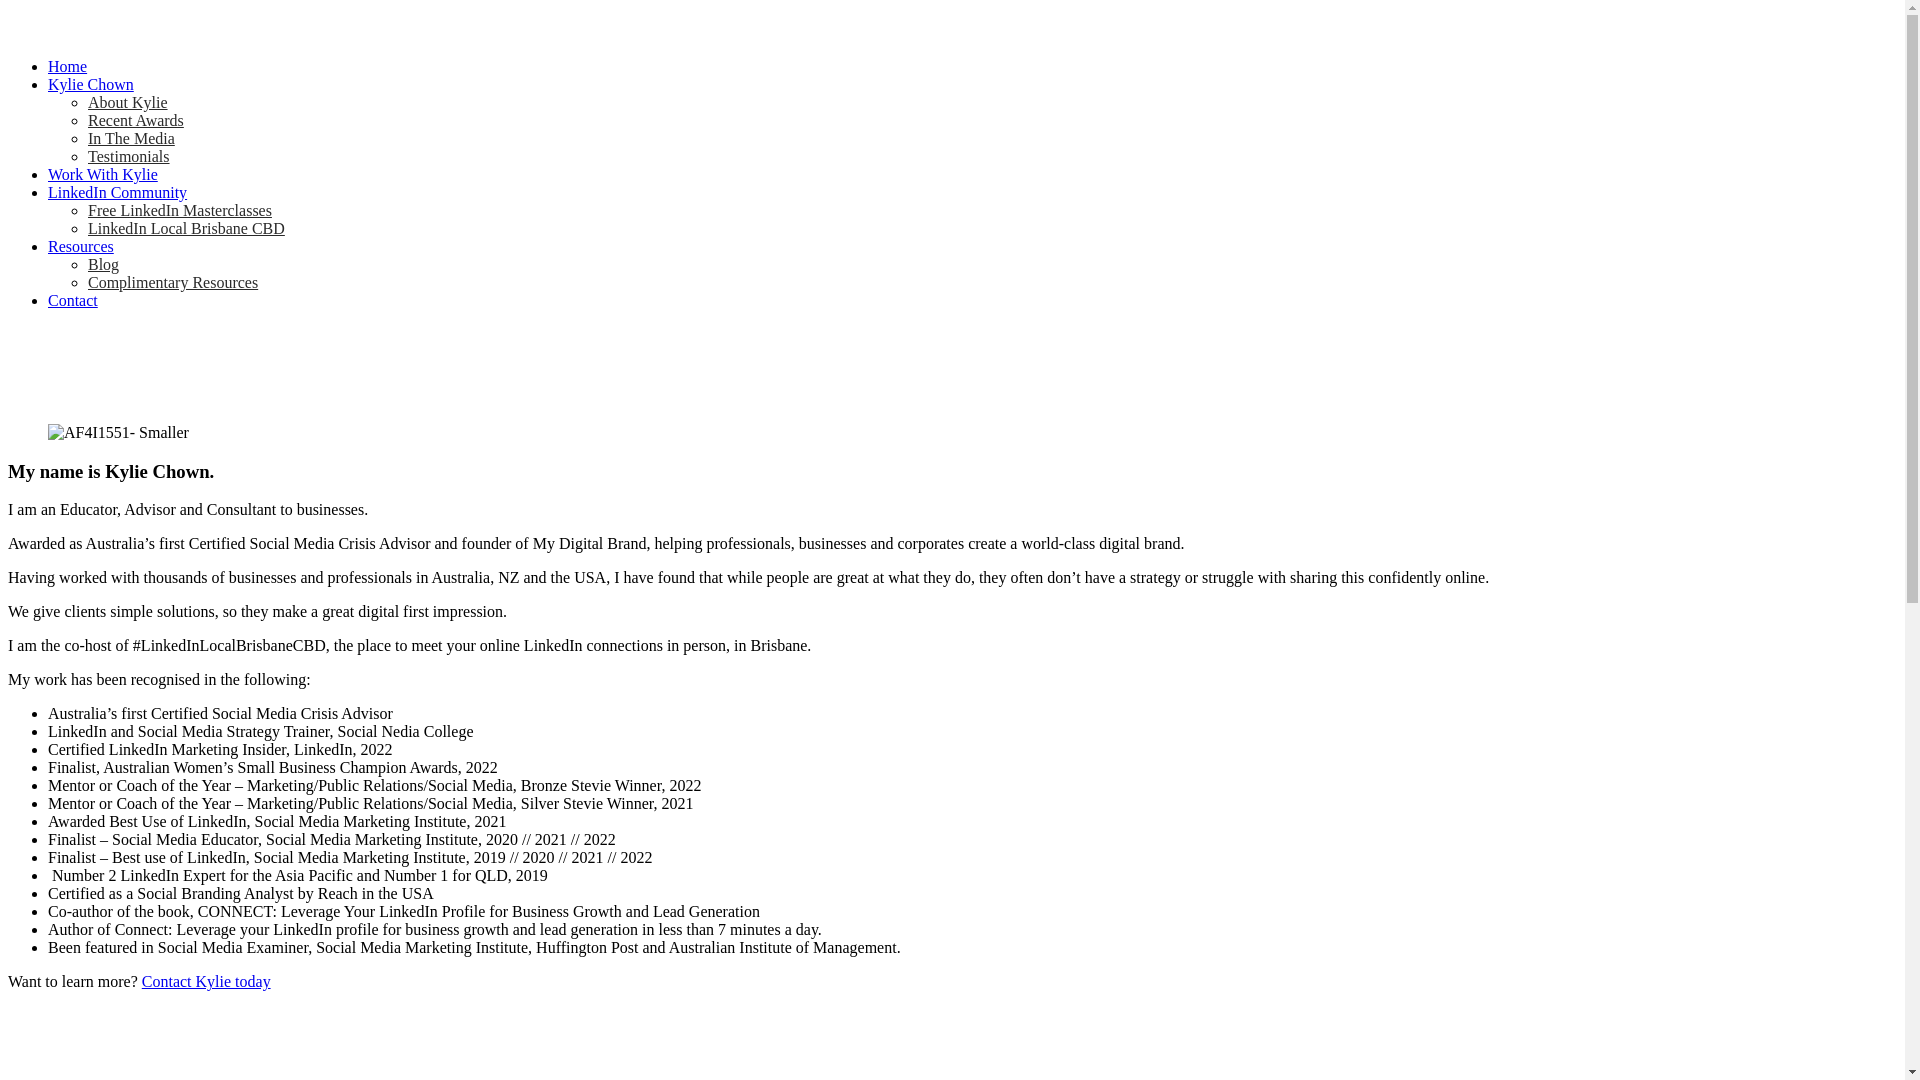 This screenshot has height=1080, width=1920. Describe the element at coordinates (86, 155) in the screenshot. I see `'Testimonials'` at that location.